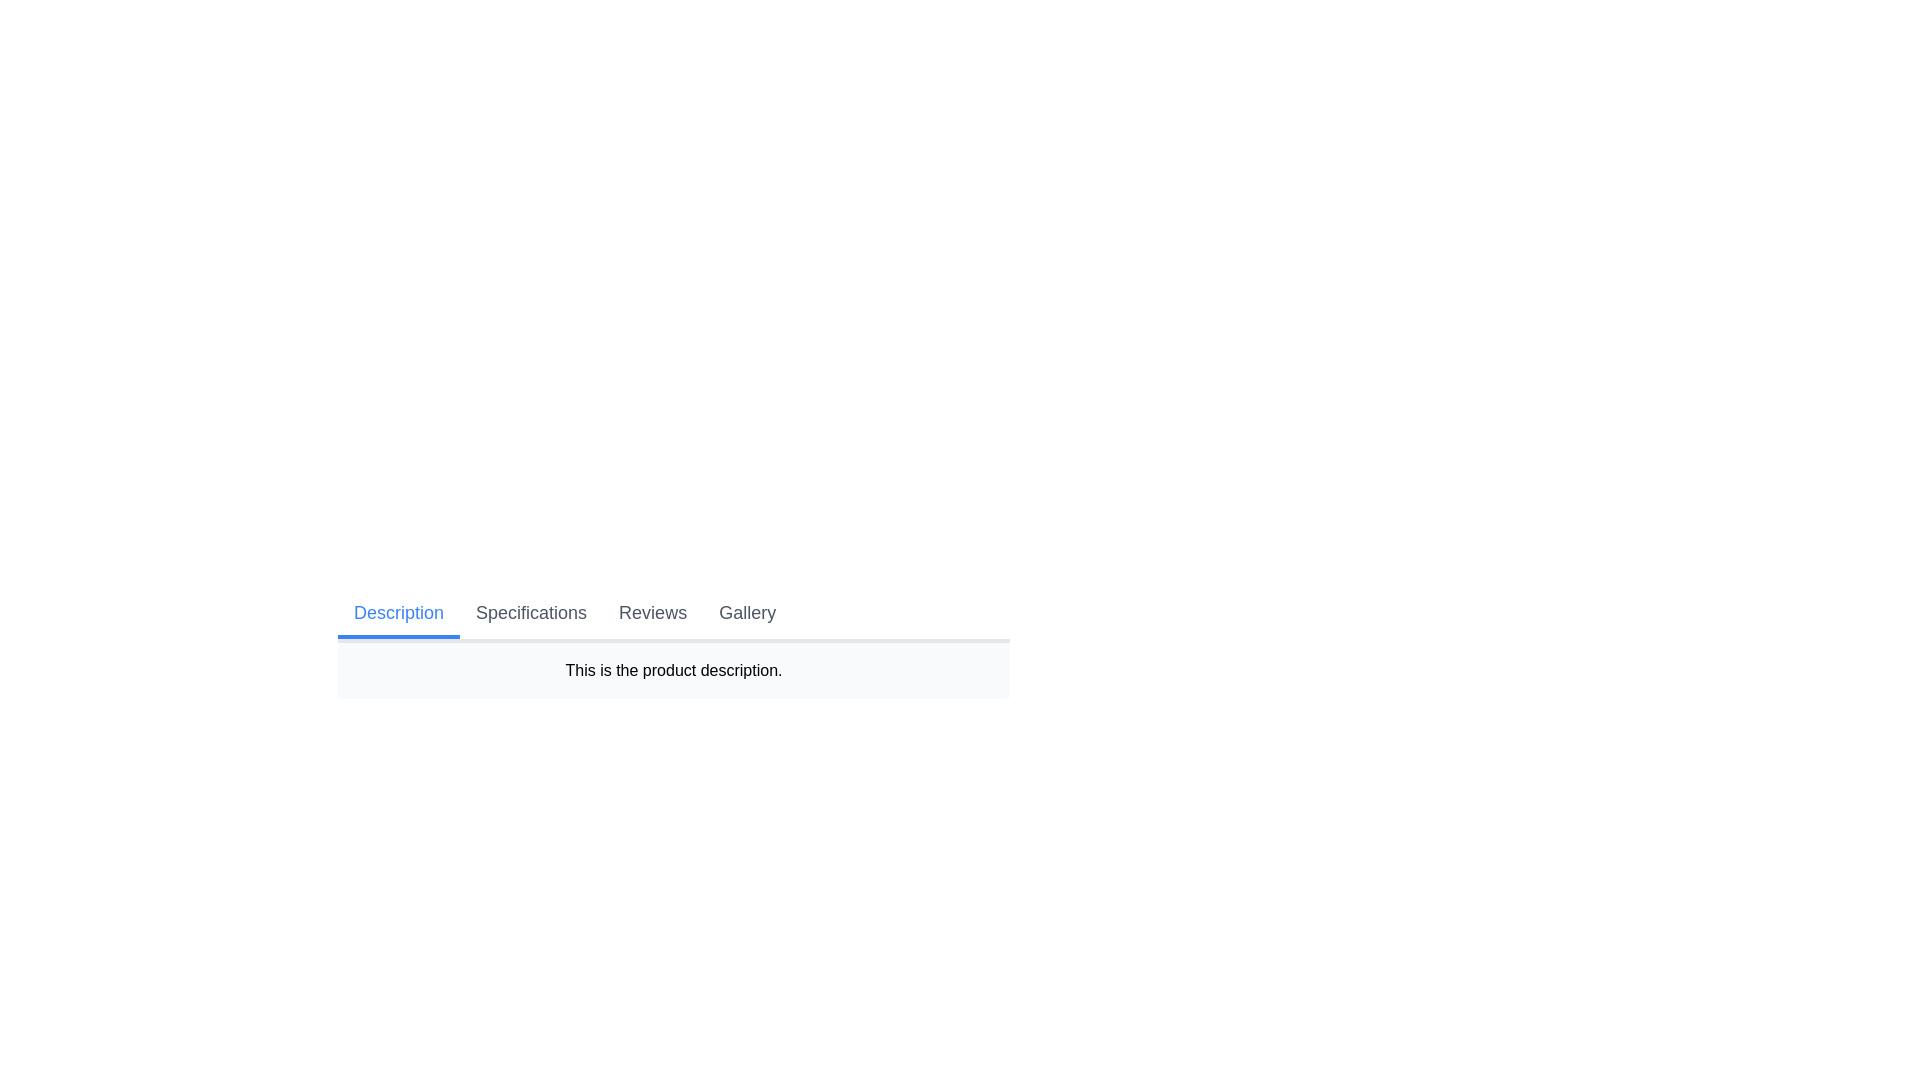 This screenshot has height=1080, width=1920. What do you see at coordinates (531, 613) in the screenshot?
I see `the tab labeled Specifications` at bounding box center [531, 613].